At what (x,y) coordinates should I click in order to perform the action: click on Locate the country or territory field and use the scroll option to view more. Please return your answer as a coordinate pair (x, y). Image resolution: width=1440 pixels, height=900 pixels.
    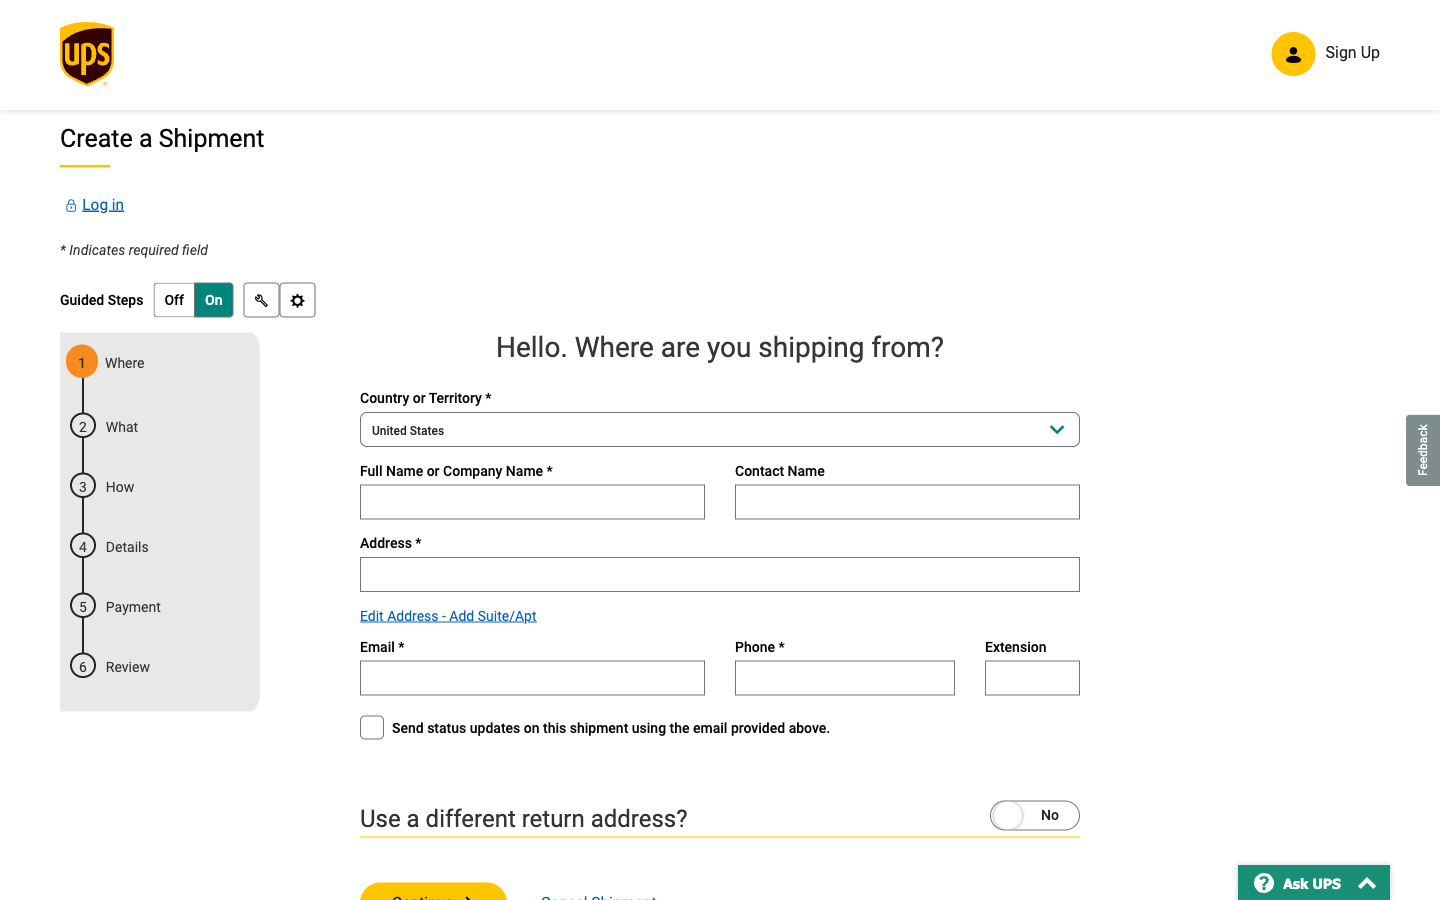
    Looking at the image, I should click on (720, 432).